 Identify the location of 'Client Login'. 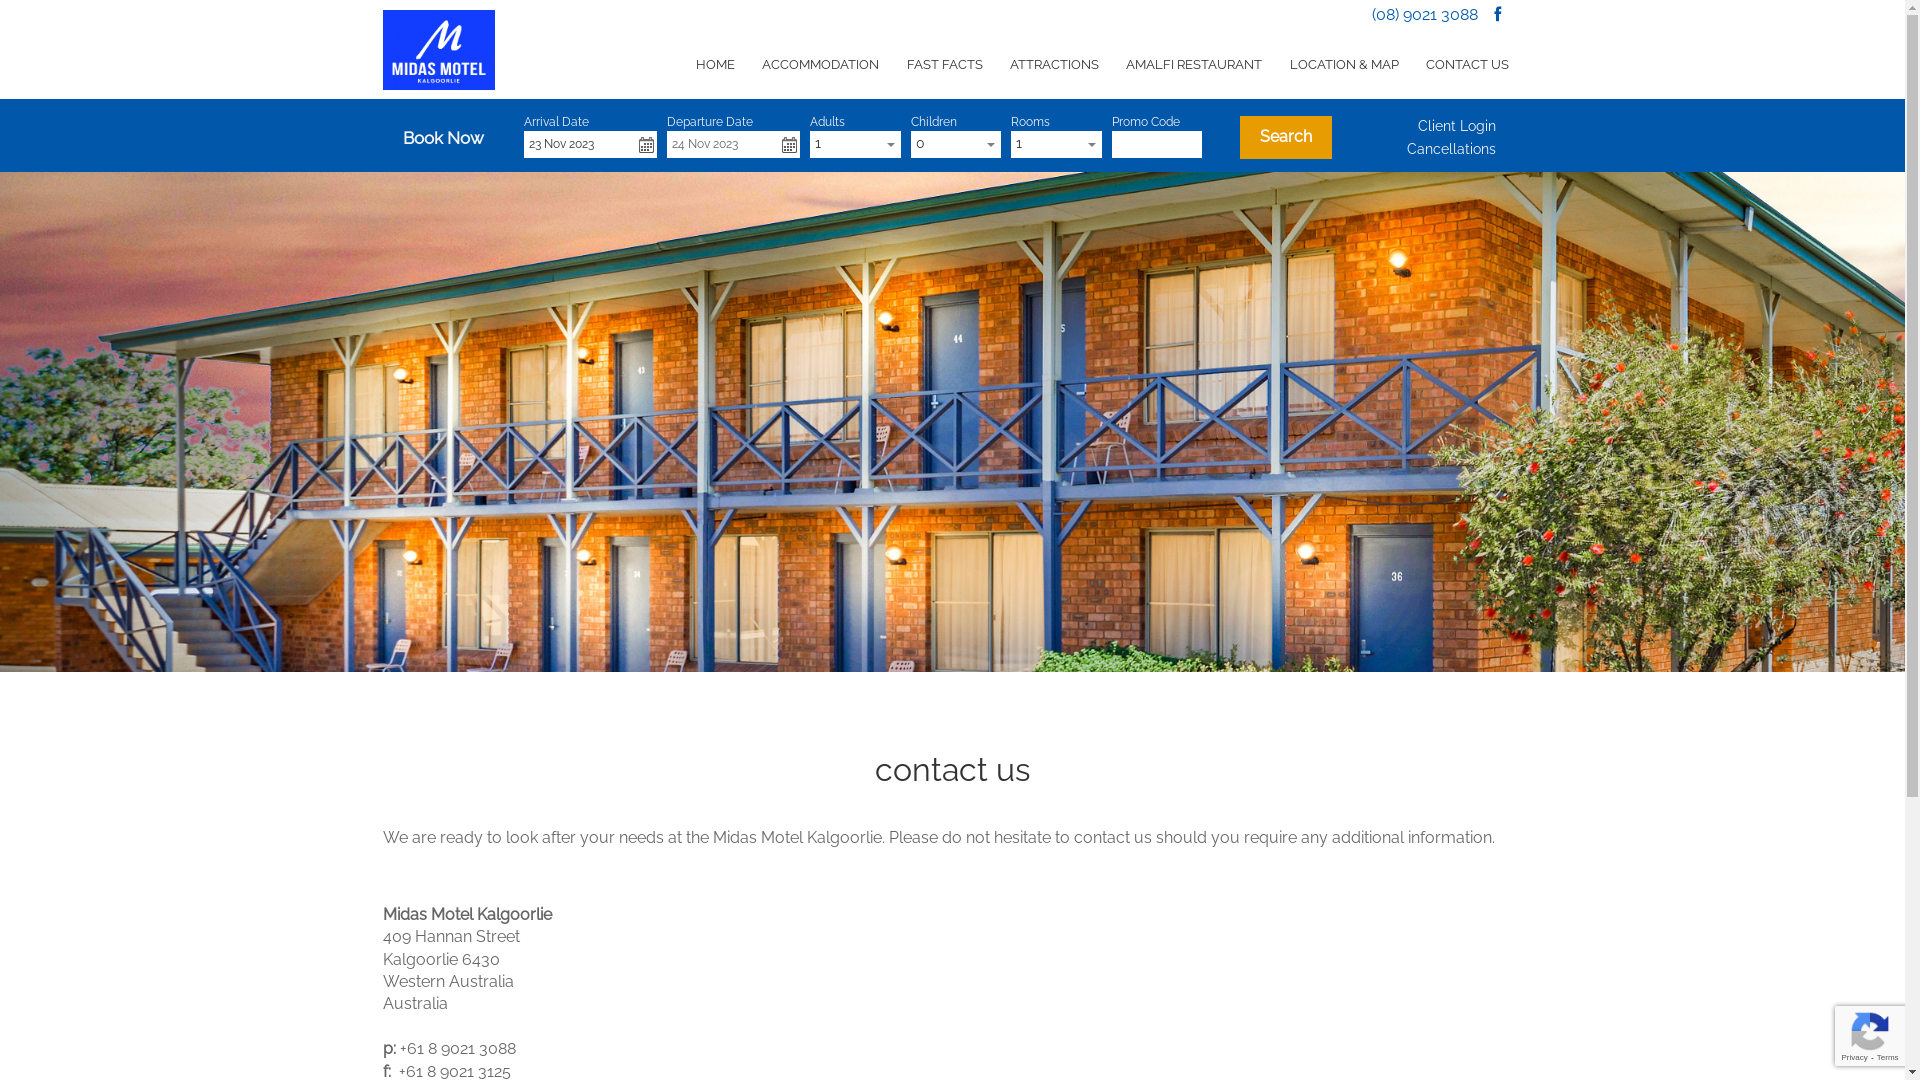
(1457, 126).